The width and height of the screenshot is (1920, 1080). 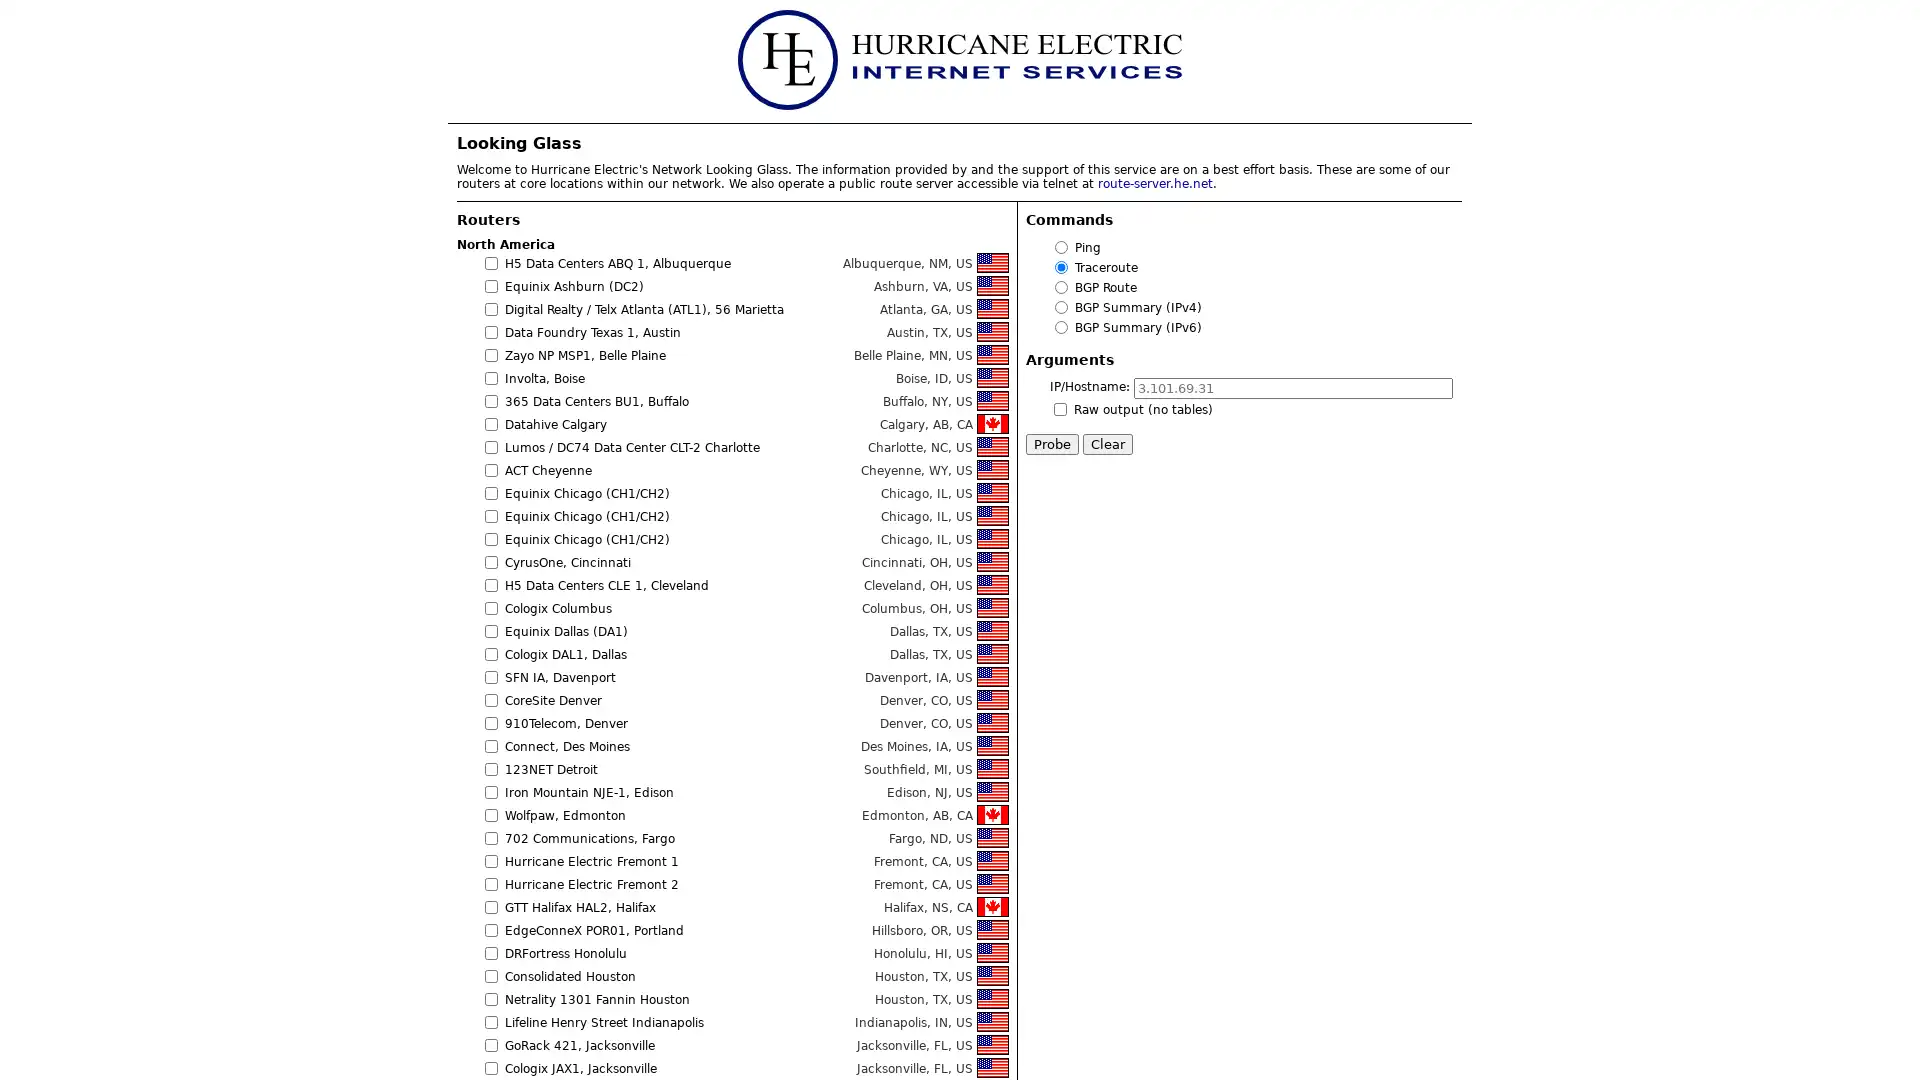 I want to click on Clear, so click(x=1107, y=443).